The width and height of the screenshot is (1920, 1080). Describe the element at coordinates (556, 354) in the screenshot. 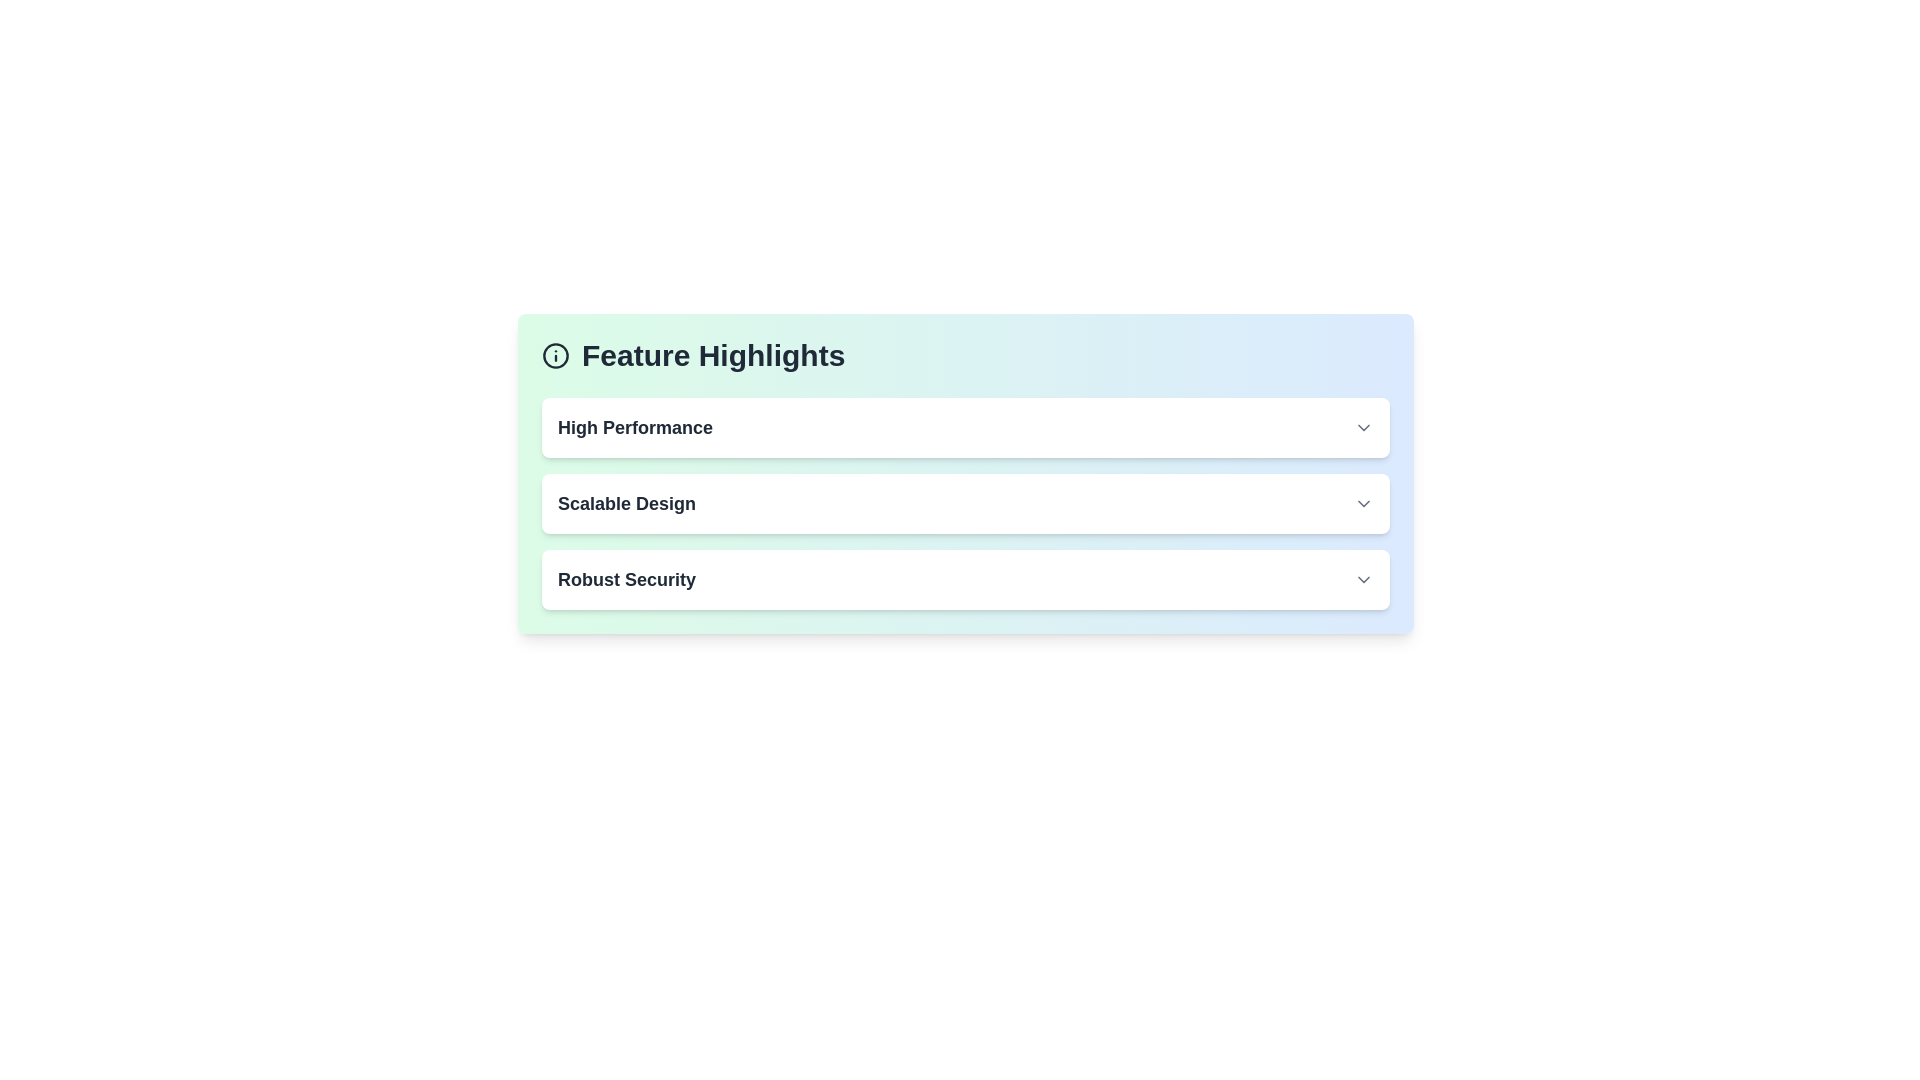

I see `the circular icon located in the top left corner of the feature highlights section, which serves as a decorative or informative icon` at that location.